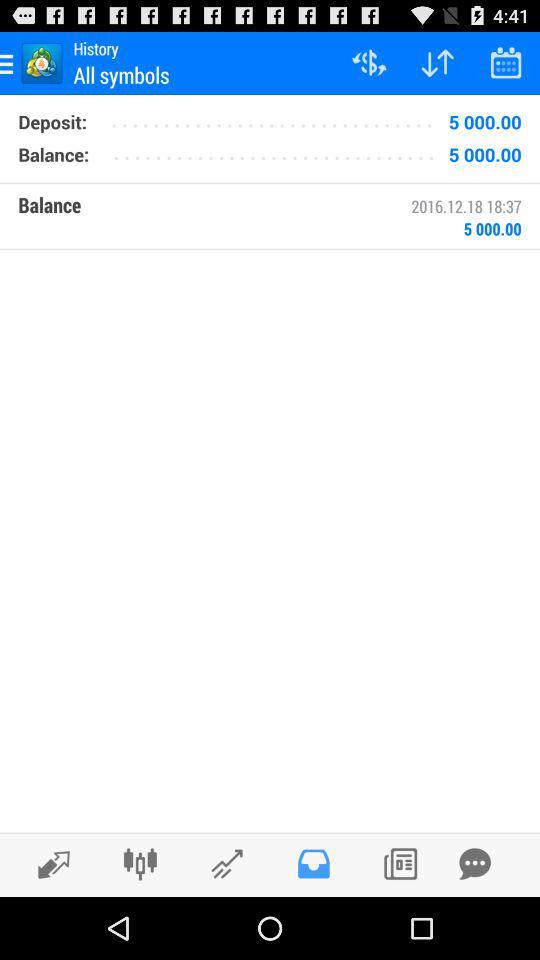 This screenshot has height=960, width=540. Describe the element at coordinates (139, 863) in the screenshot. I see `adjust account balances` at that location.